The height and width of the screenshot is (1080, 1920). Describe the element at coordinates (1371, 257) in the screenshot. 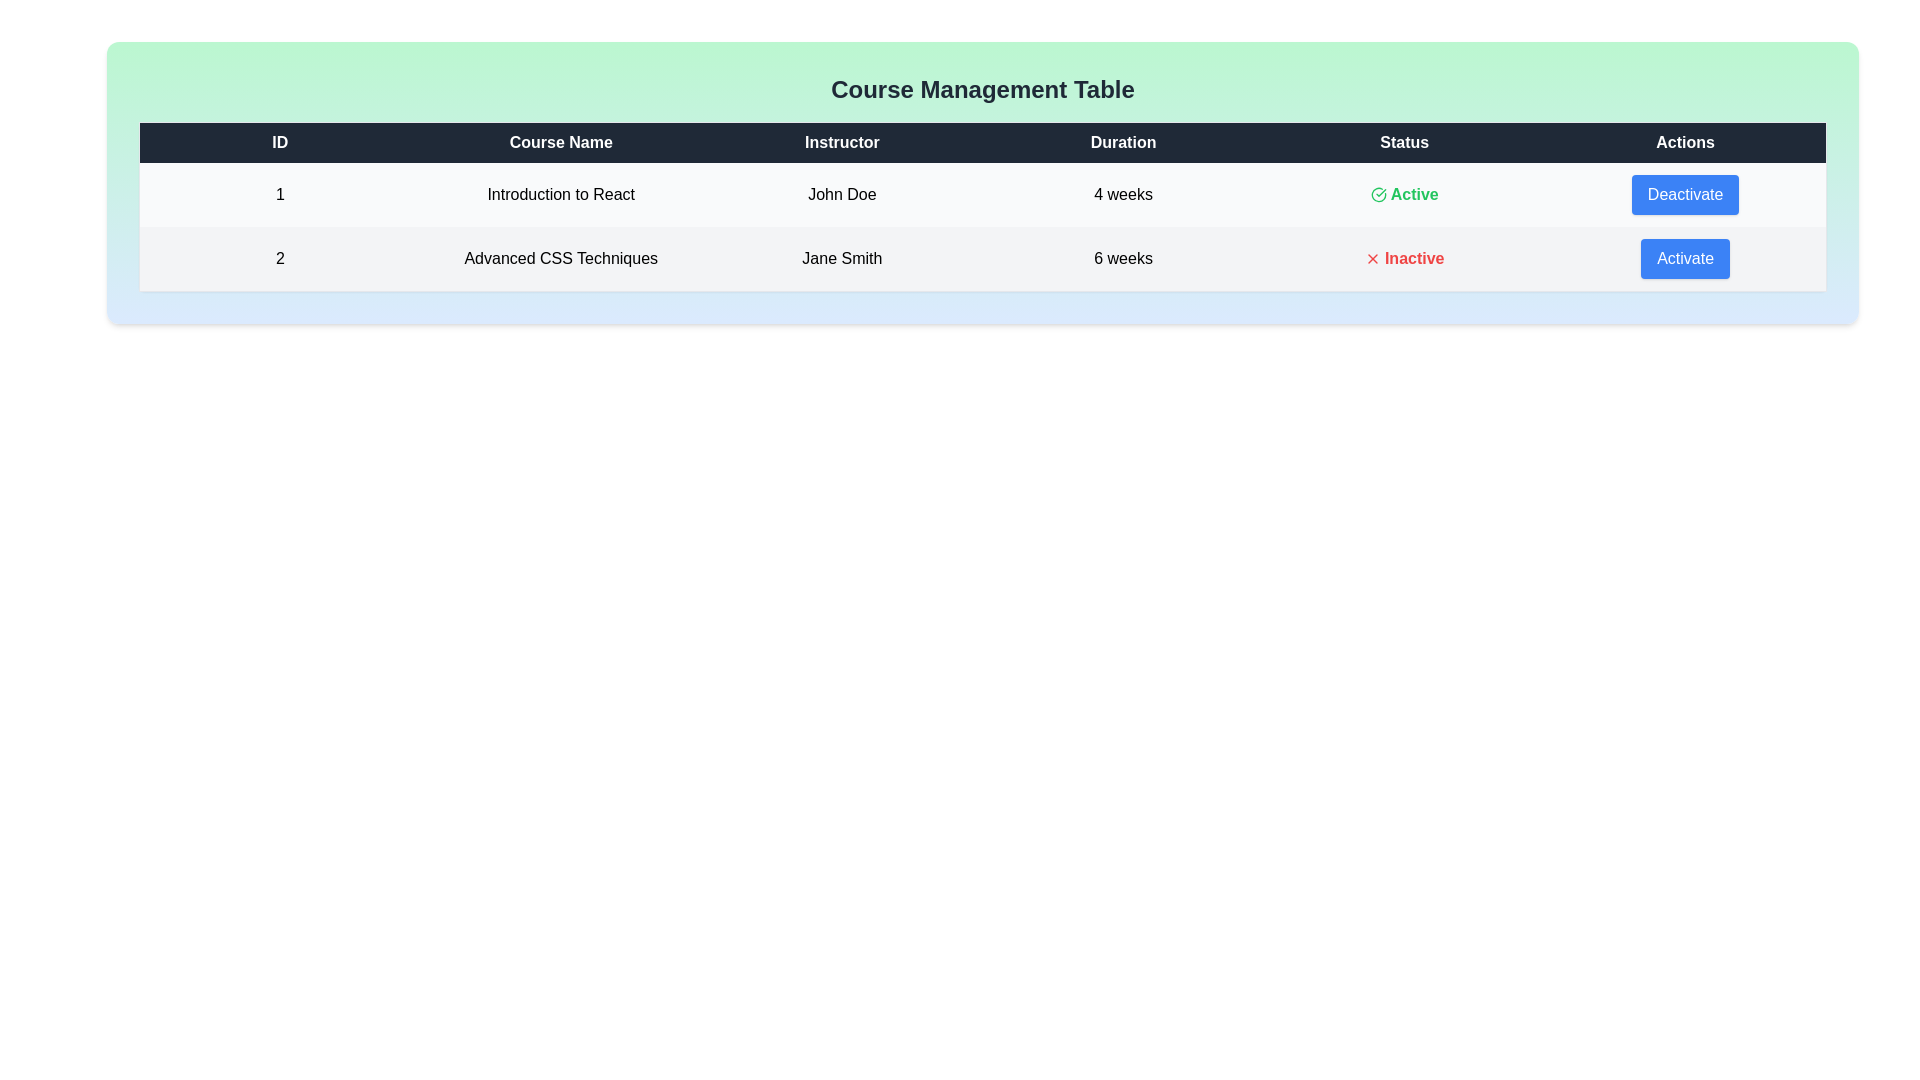

I see `the 'Inactive' status icon located in the 'Status' column of the second row of the table, which aligns horizontally with the text 'Inactive' for the course 'Advanced CSS Techniques'` at that location.